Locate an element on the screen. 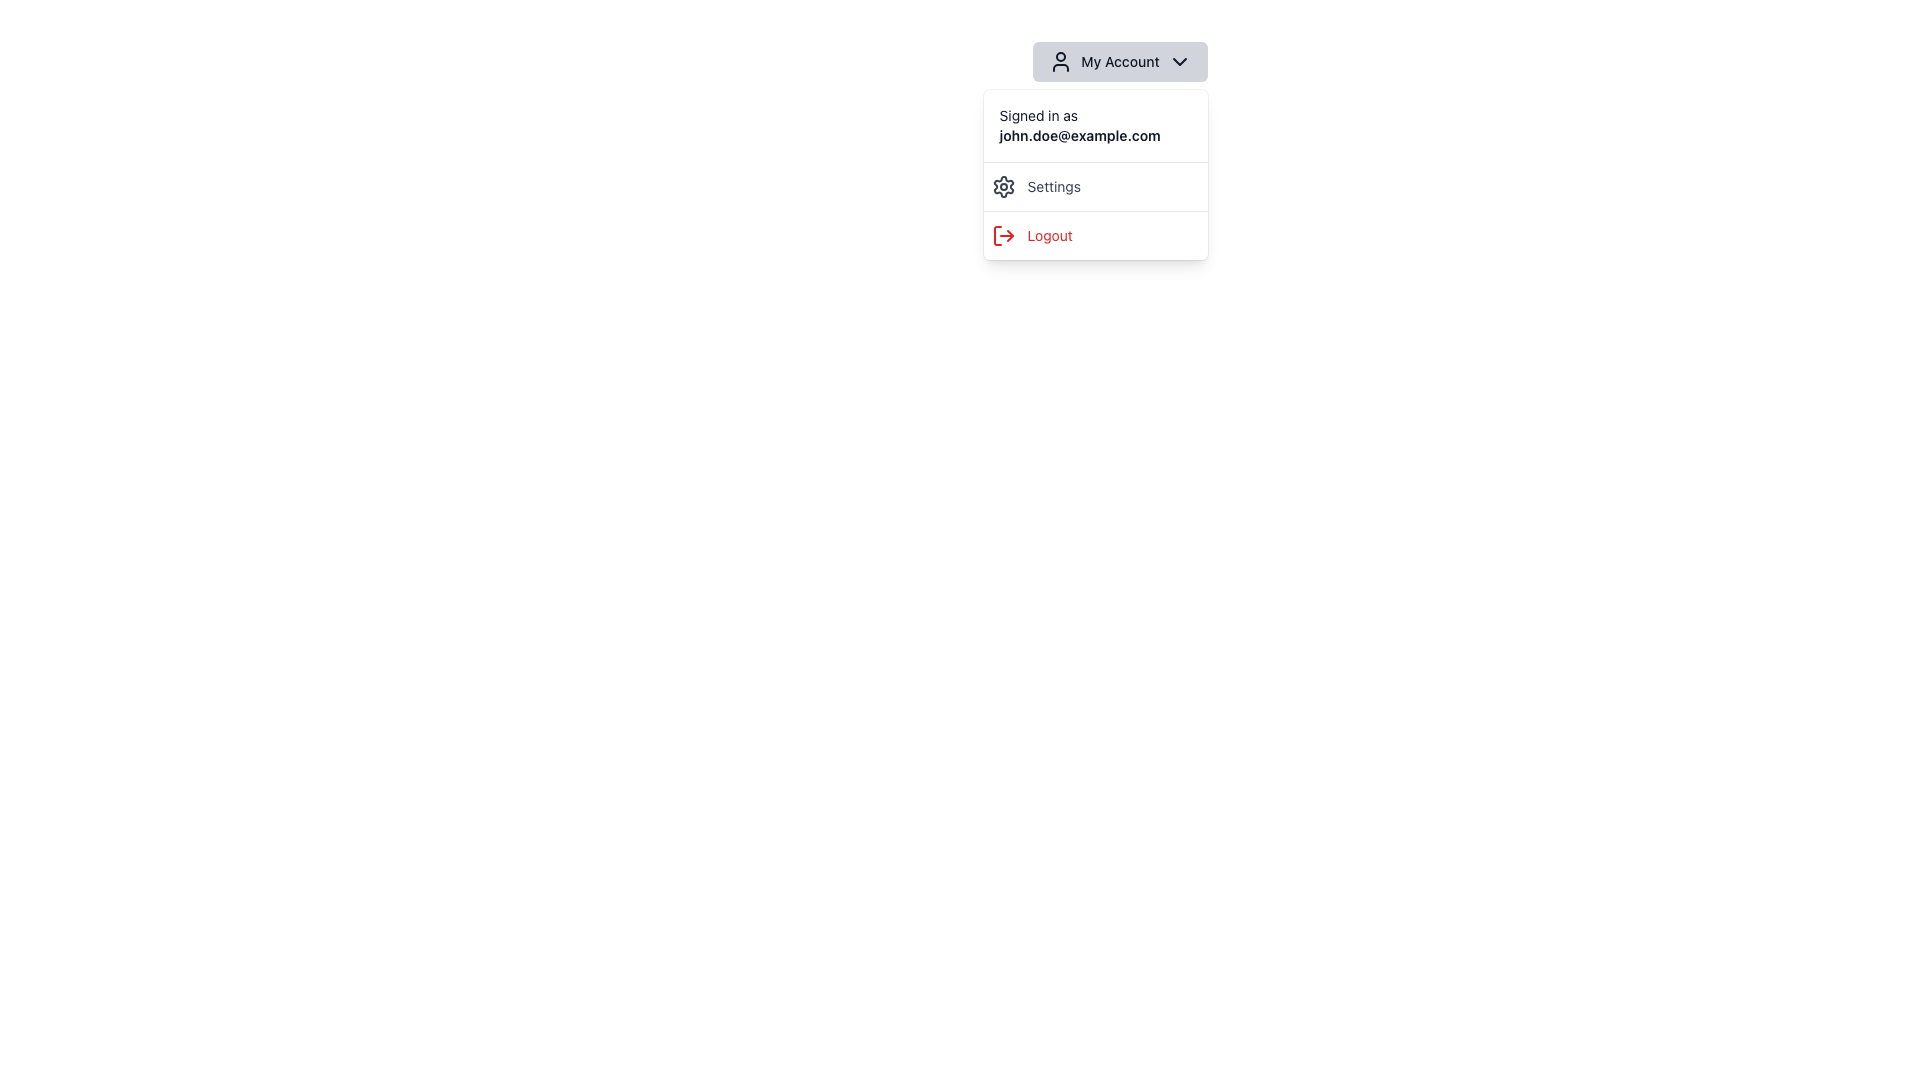 This screenshot has width=1920, height=1080. the dropdown menu located in the top-right corner of the viewport, which displays the current user's account information and navigation options is located at coordinates (1094, 173).